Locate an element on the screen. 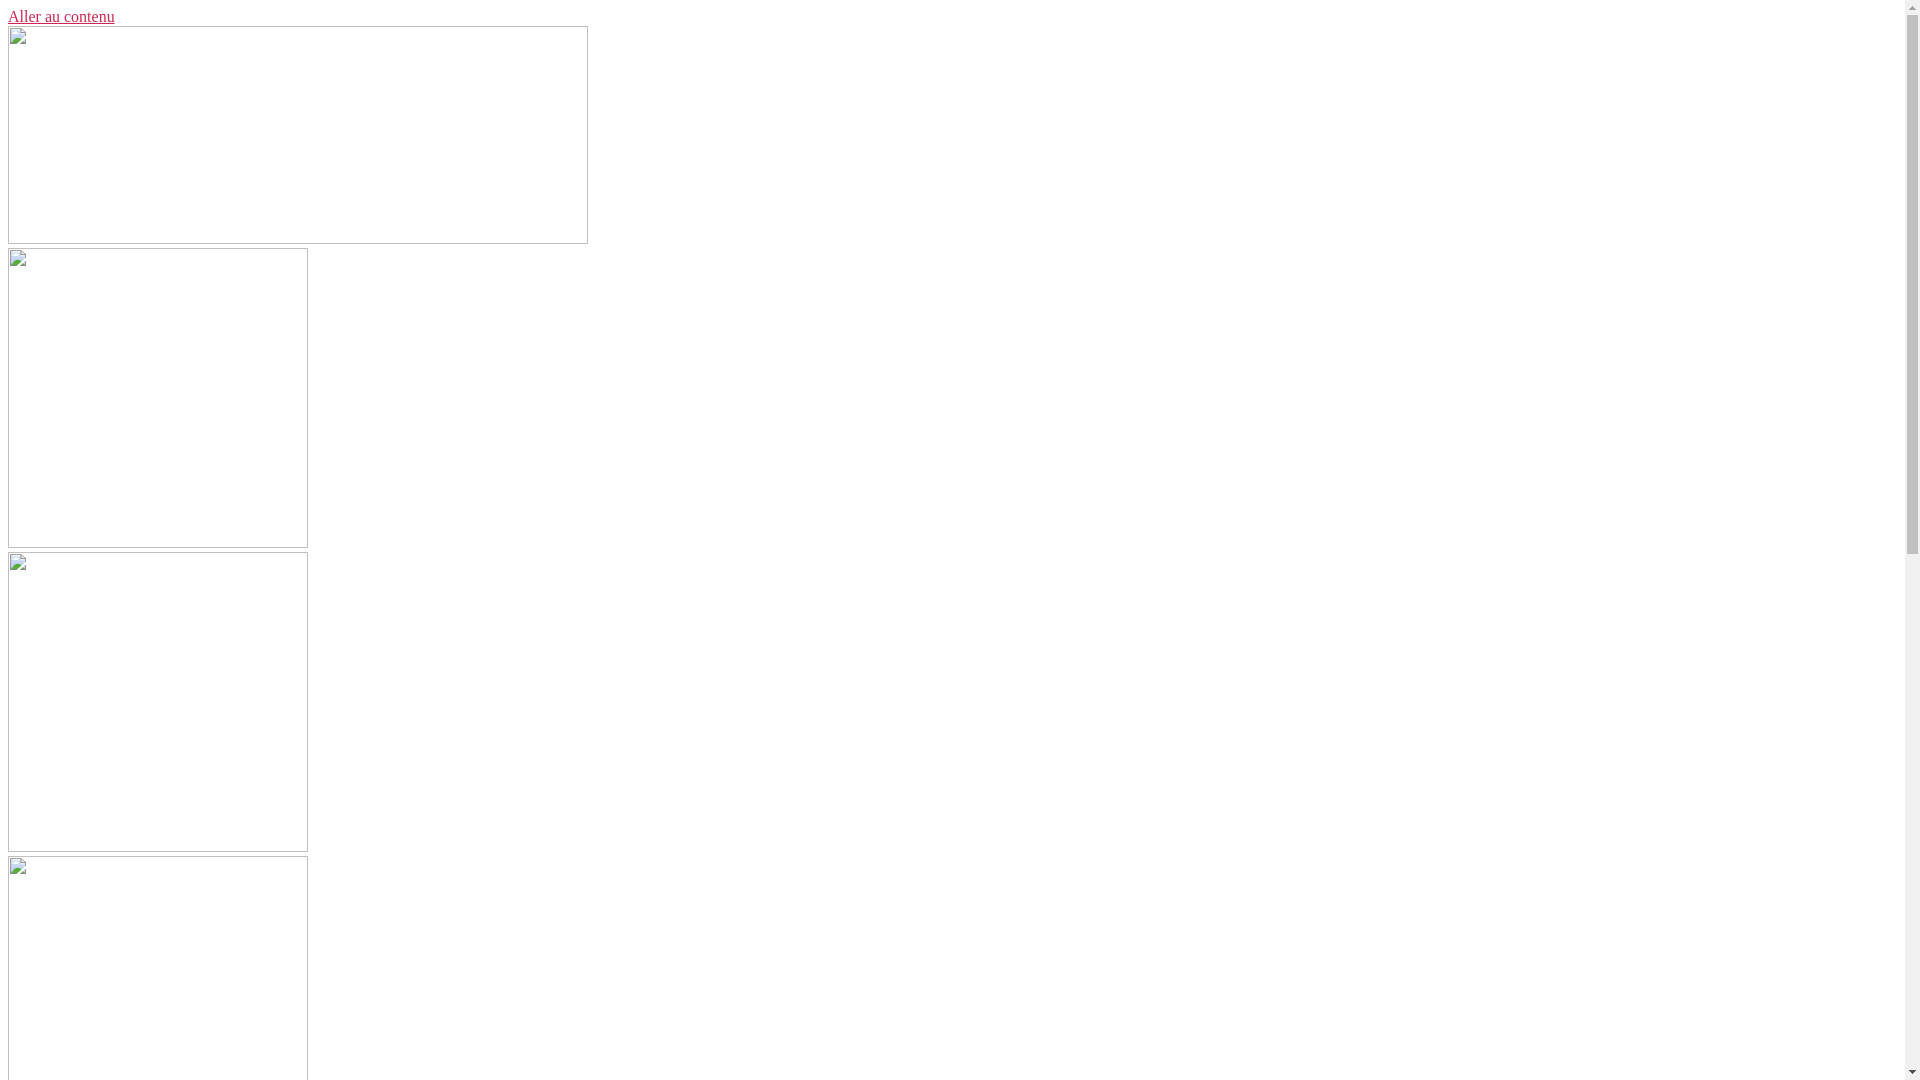 The image size is (1920, 1080). 'Aller au contenu' is located at coordinates (61, 16).